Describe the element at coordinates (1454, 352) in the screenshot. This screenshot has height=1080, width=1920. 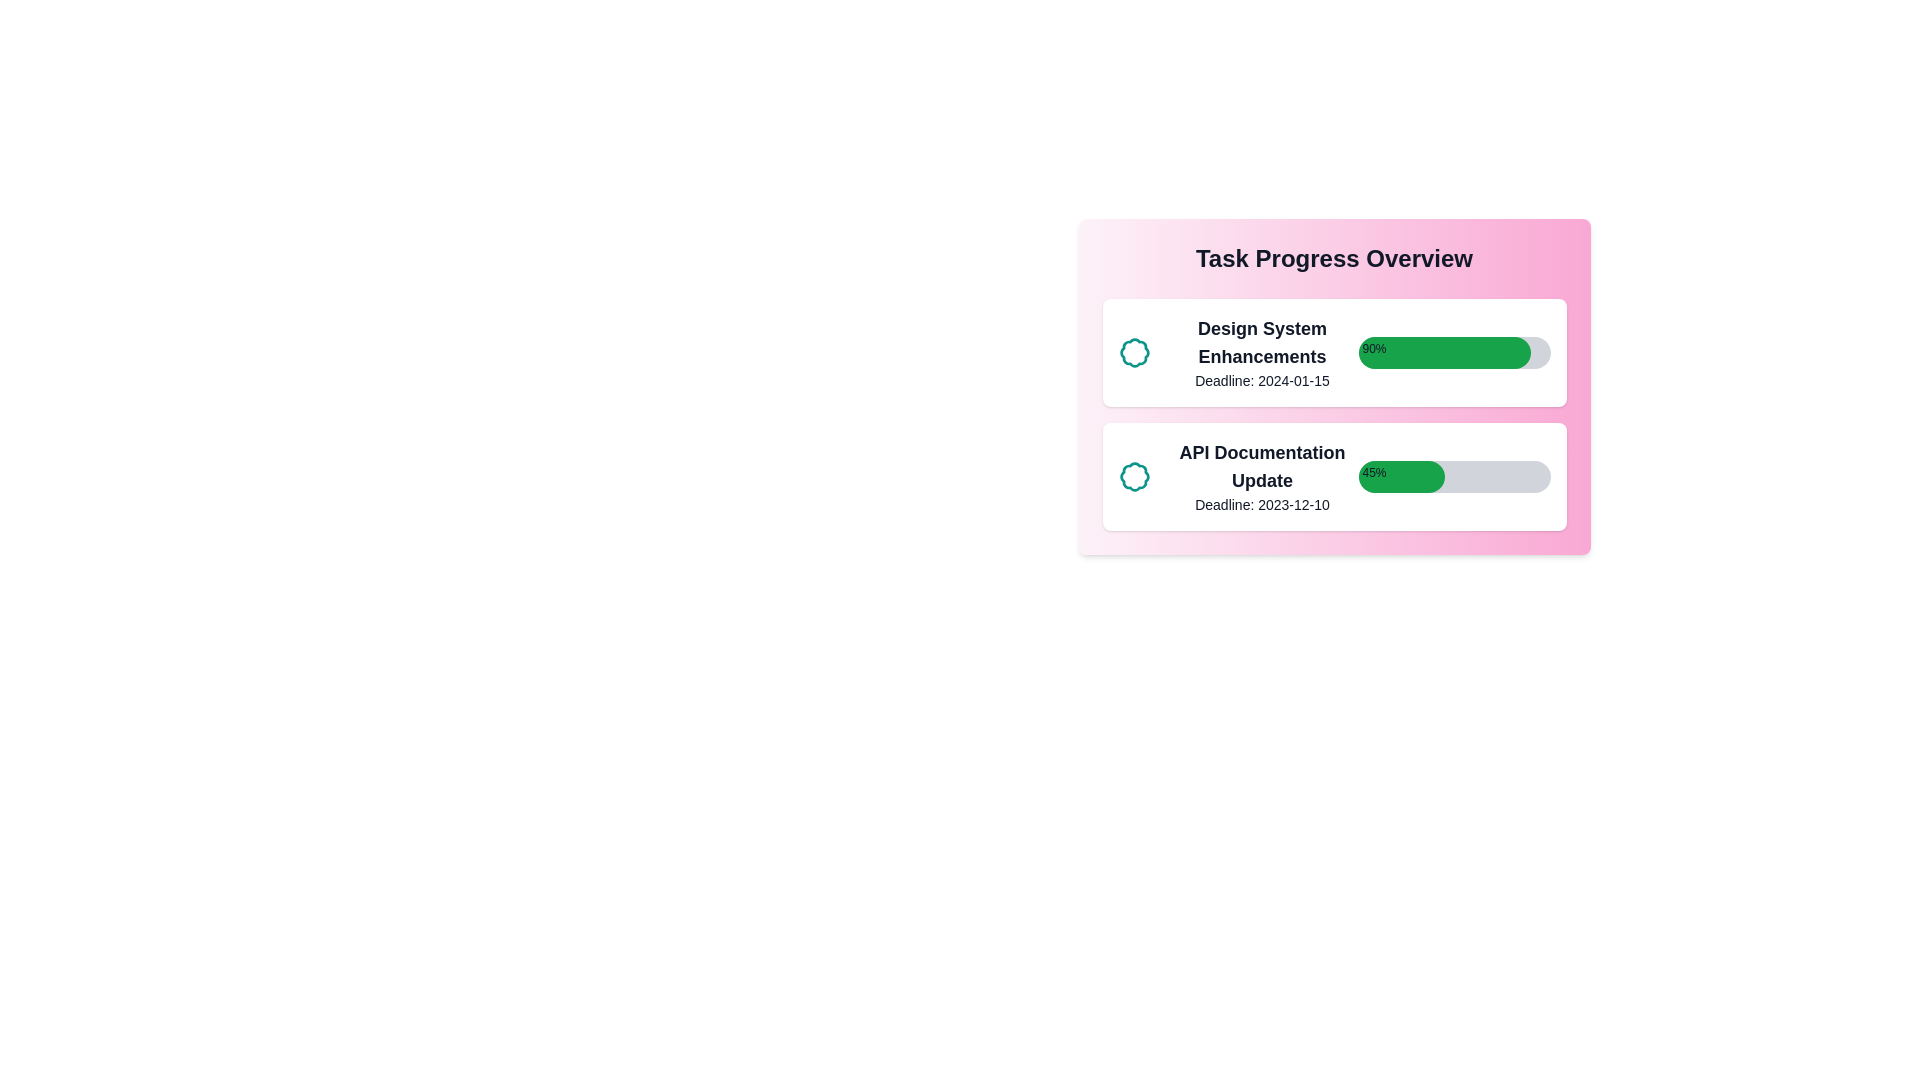
I see `the progress bar of the task 'Design System Enhancements'` at that location.